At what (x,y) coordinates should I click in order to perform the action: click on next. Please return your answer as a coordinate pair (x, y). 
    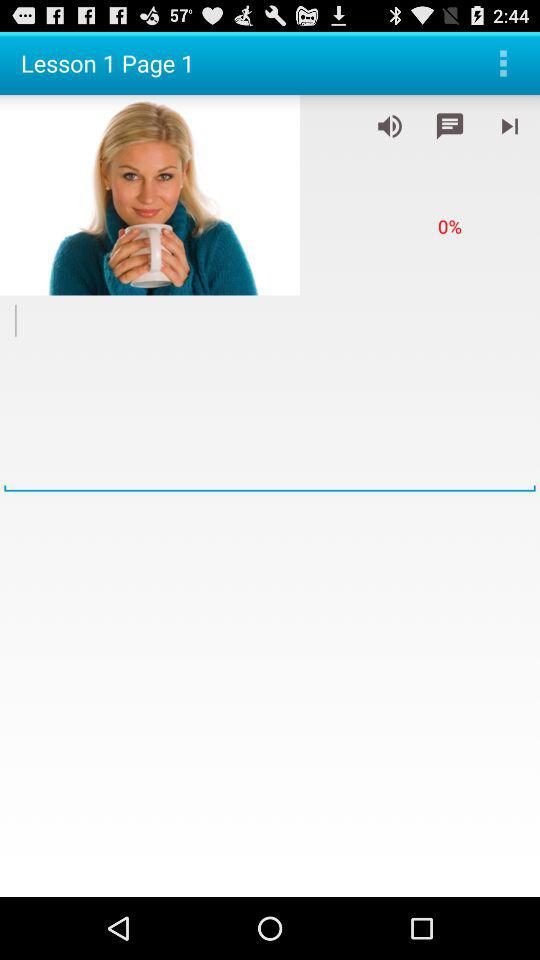
    Looking at the image, I should click on (509, 125).